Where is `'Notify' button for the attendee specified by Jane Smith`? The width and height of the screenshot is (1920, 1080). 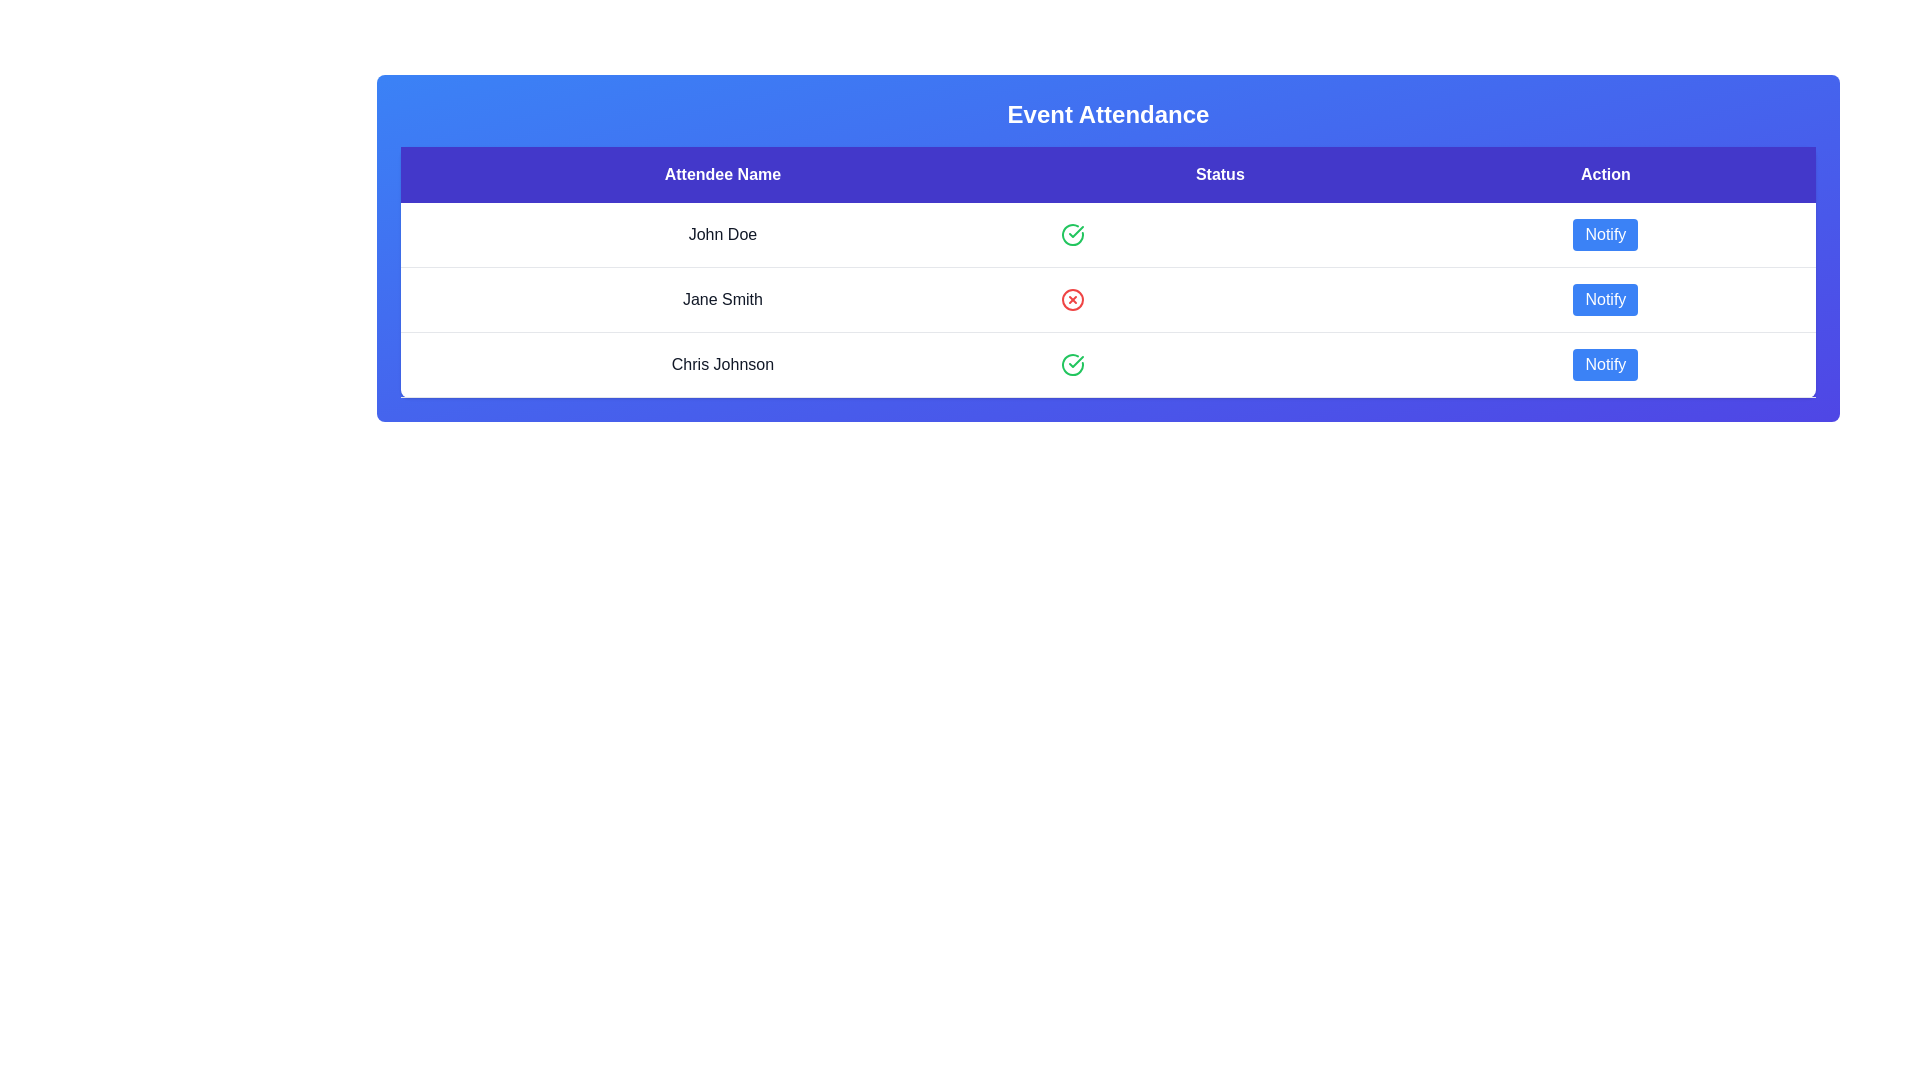 'Notify' button for the attendee specified by Jane Smith is located at coordinates (1605, 300).